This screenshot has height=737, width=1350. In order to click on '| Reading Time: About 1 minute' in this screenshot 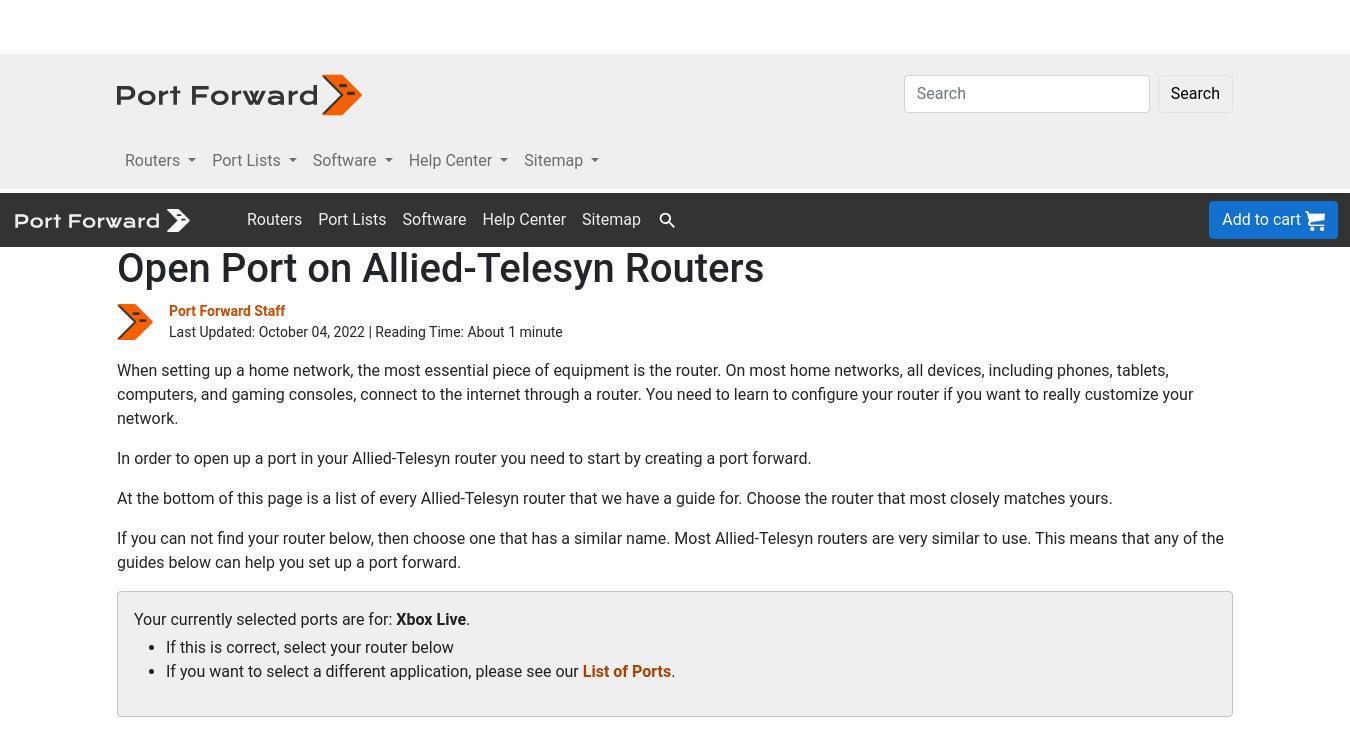, I will do `click(462, 138)`.